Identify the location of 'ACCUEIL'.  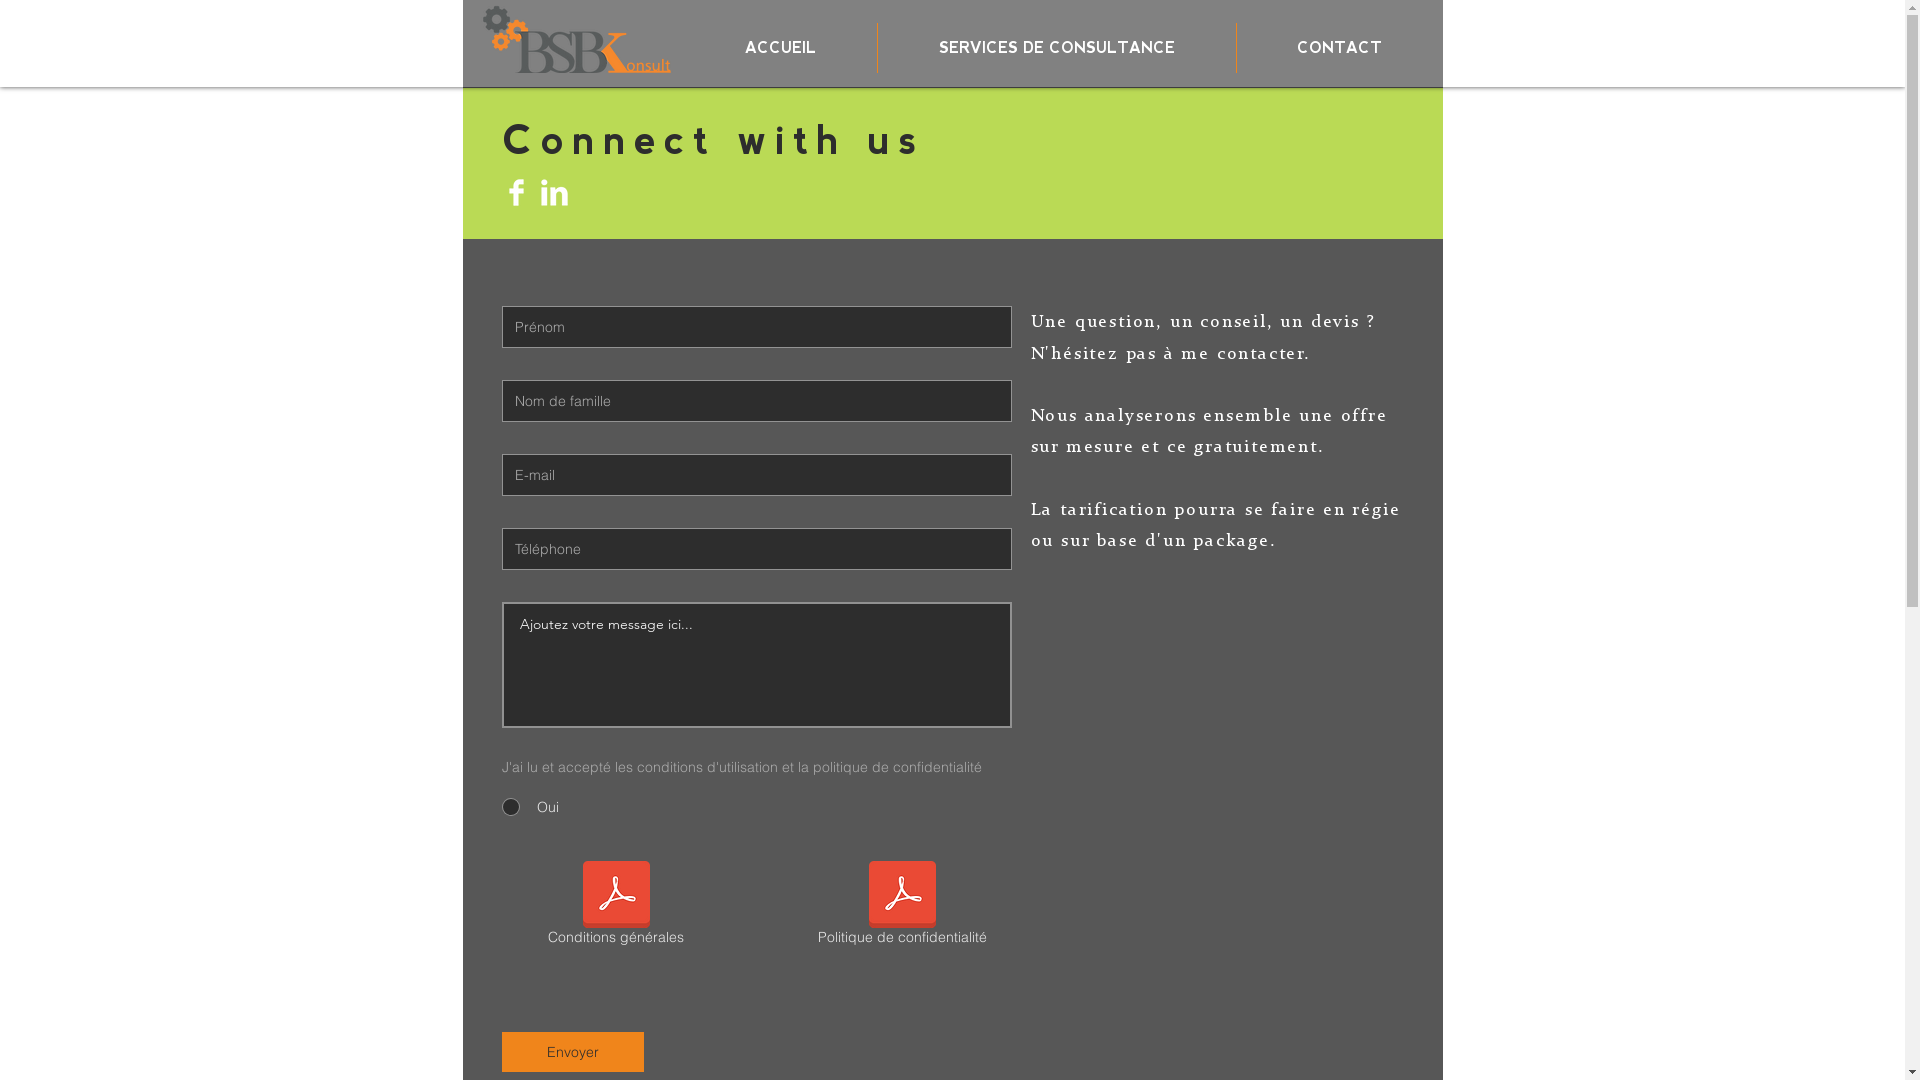
(779, 46).